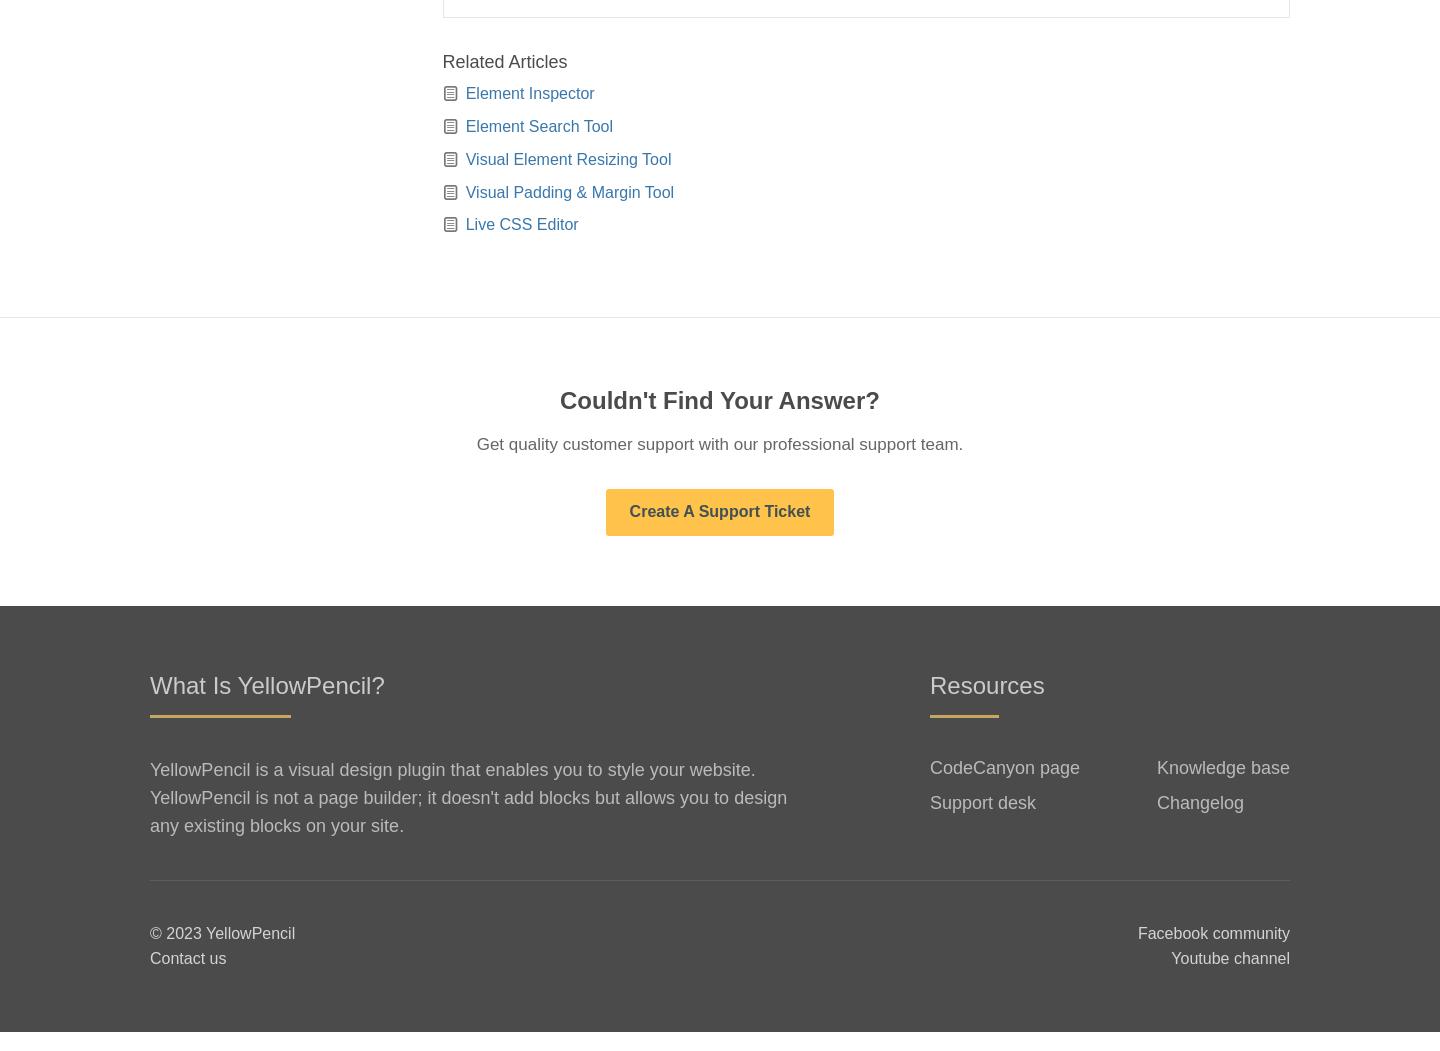 Image resolution: width=1440 pixels, height=1051 pixels. What do you see at coordinates (503, 81) in the screenshot?
I see `'Related Articles'` at bounding box center [503, 81].